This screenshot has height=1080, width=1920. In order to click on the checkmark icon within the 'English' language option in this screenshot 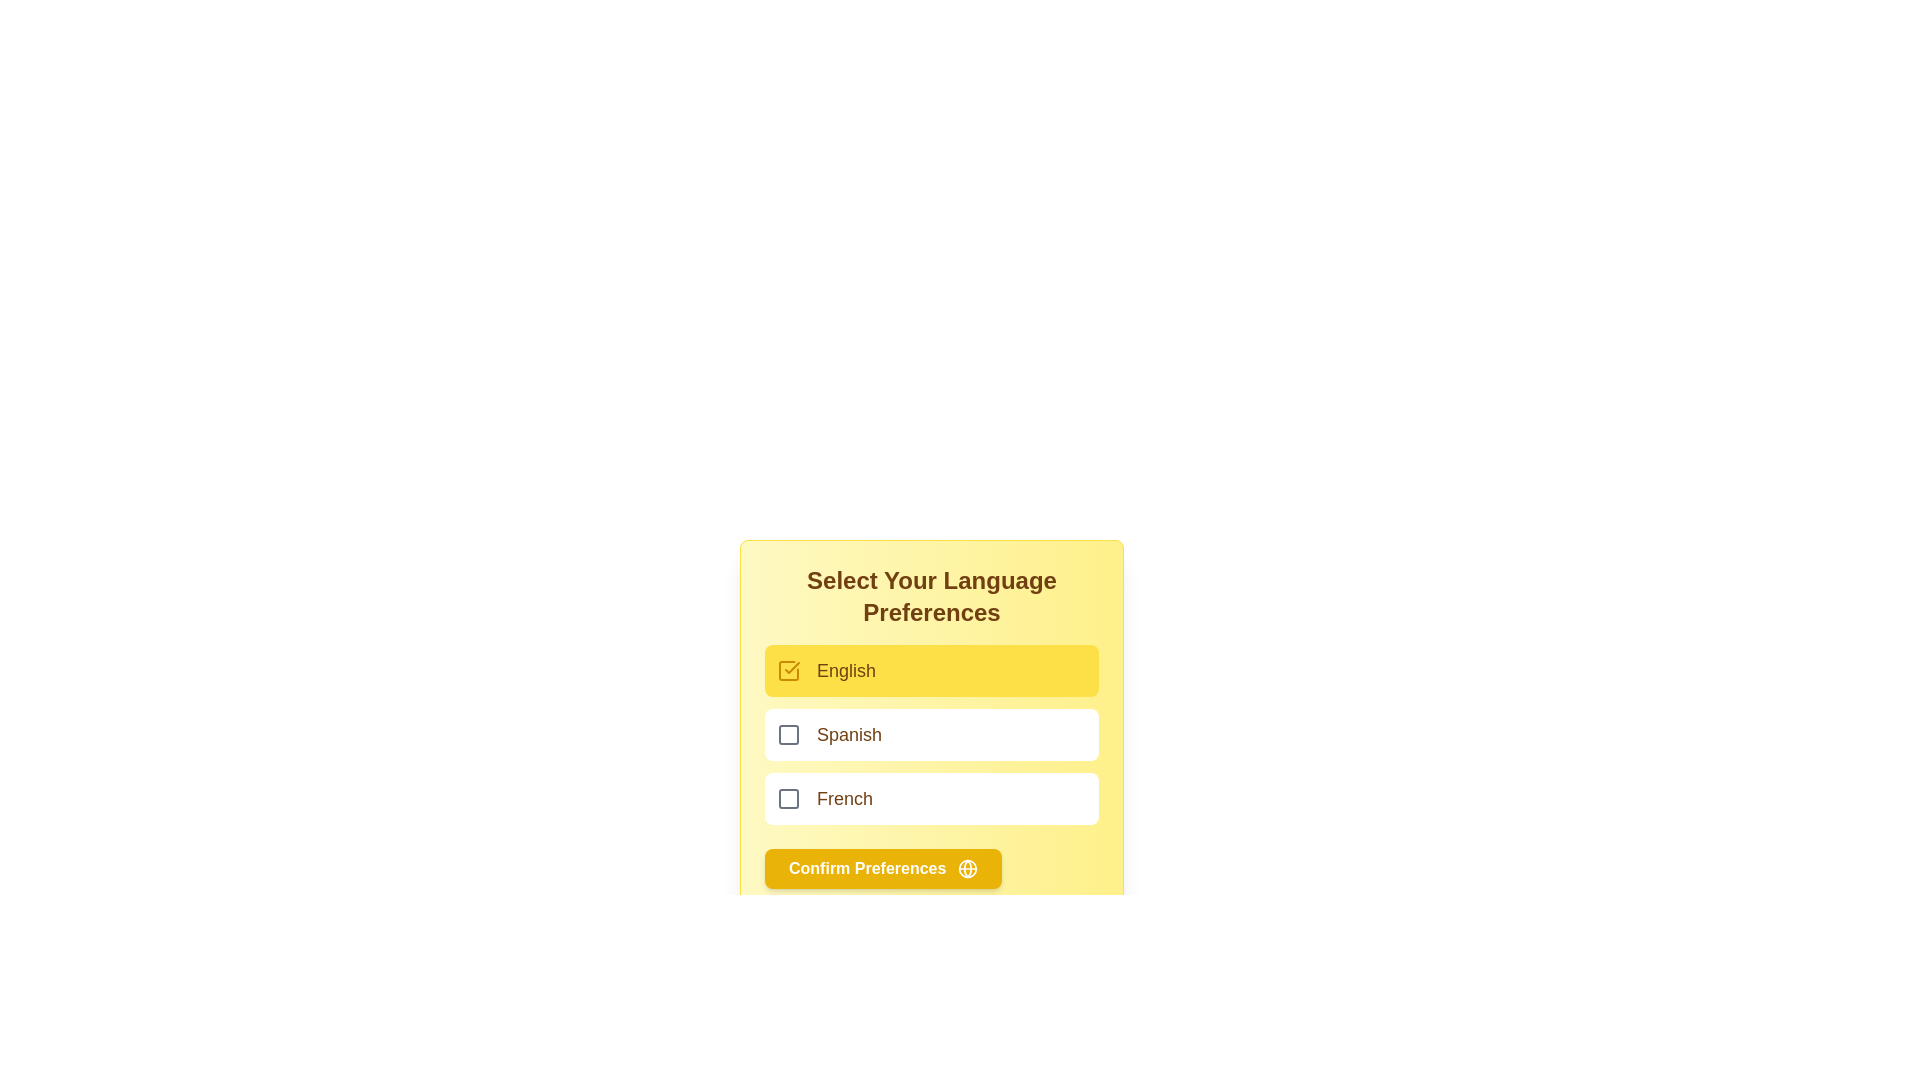, I will do `click(791, 667)`.